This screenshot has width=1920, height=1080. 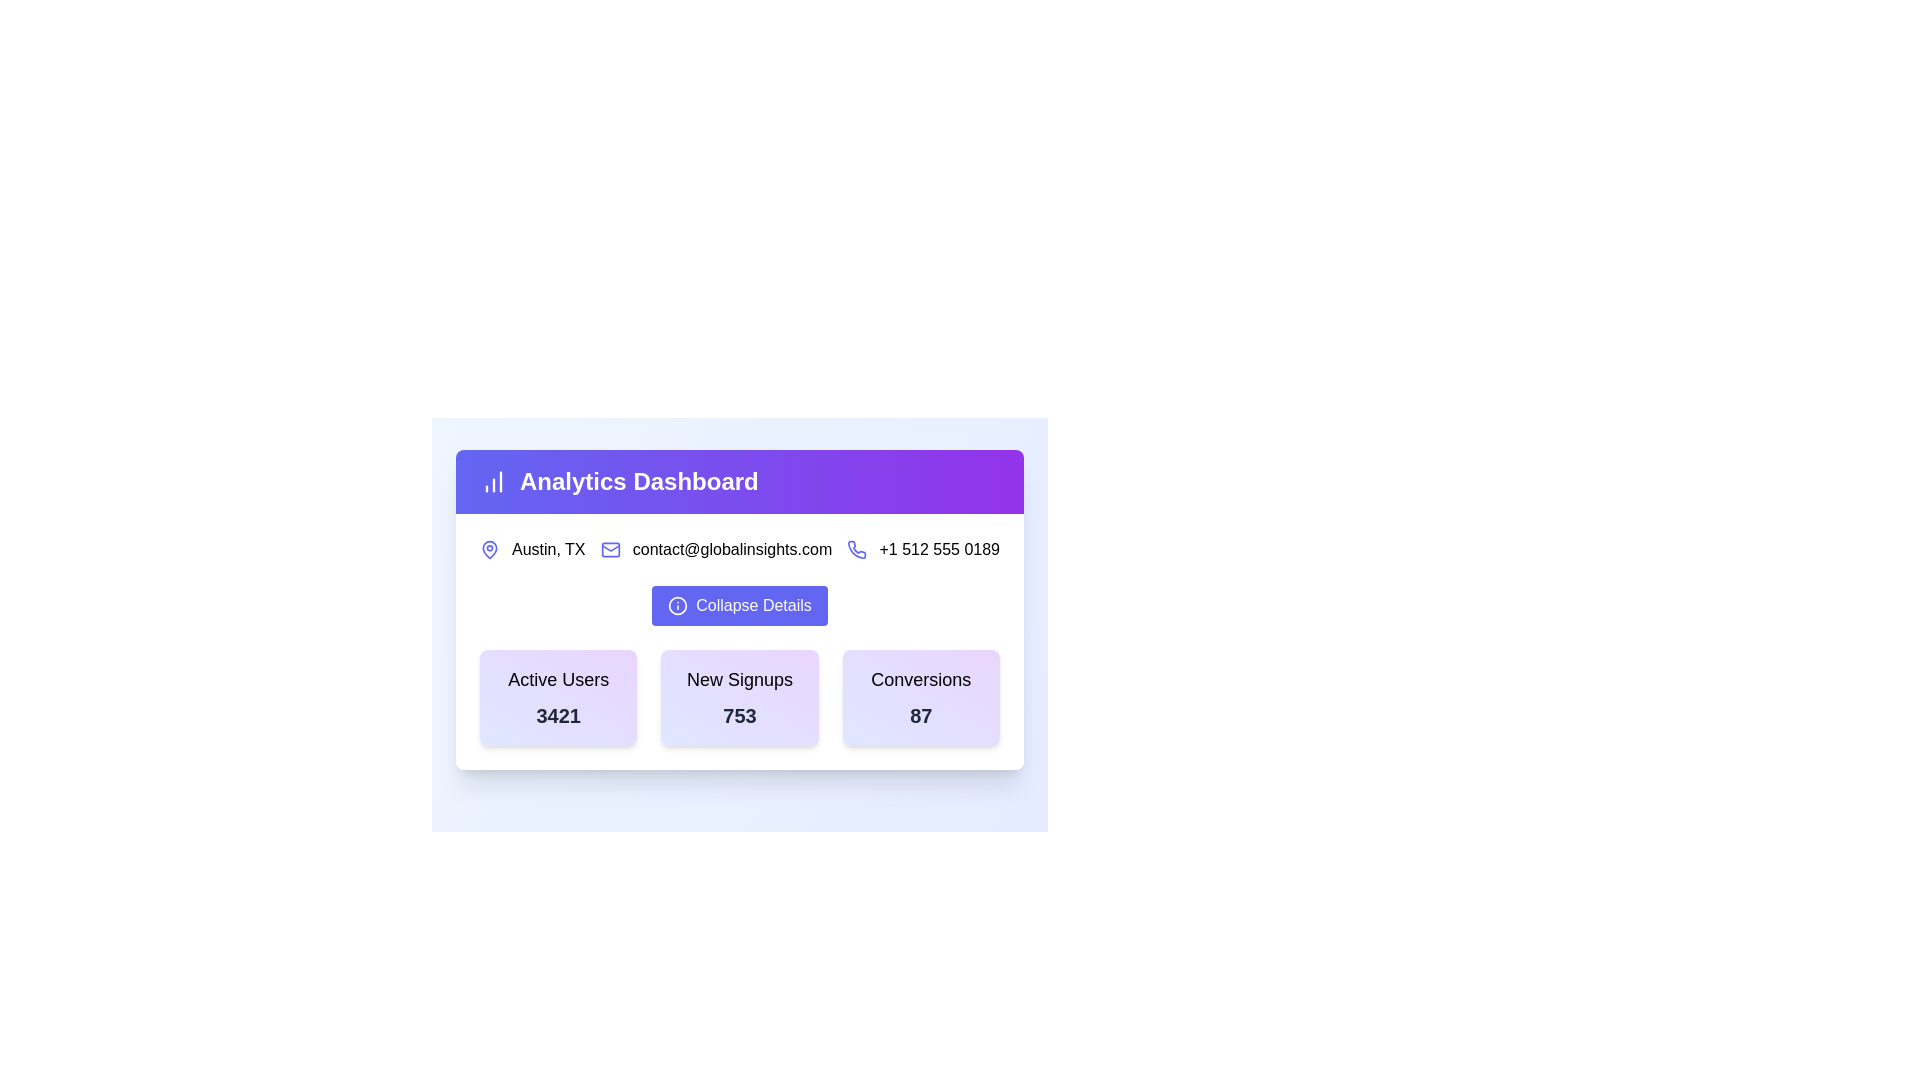 What do you see at coordinates (678, 604) in the screenshot?
I see `the circular icon with an embedded information symbol located on the leftmost edge of the 'Collapse Details' button` at bounding box center [678, 604].